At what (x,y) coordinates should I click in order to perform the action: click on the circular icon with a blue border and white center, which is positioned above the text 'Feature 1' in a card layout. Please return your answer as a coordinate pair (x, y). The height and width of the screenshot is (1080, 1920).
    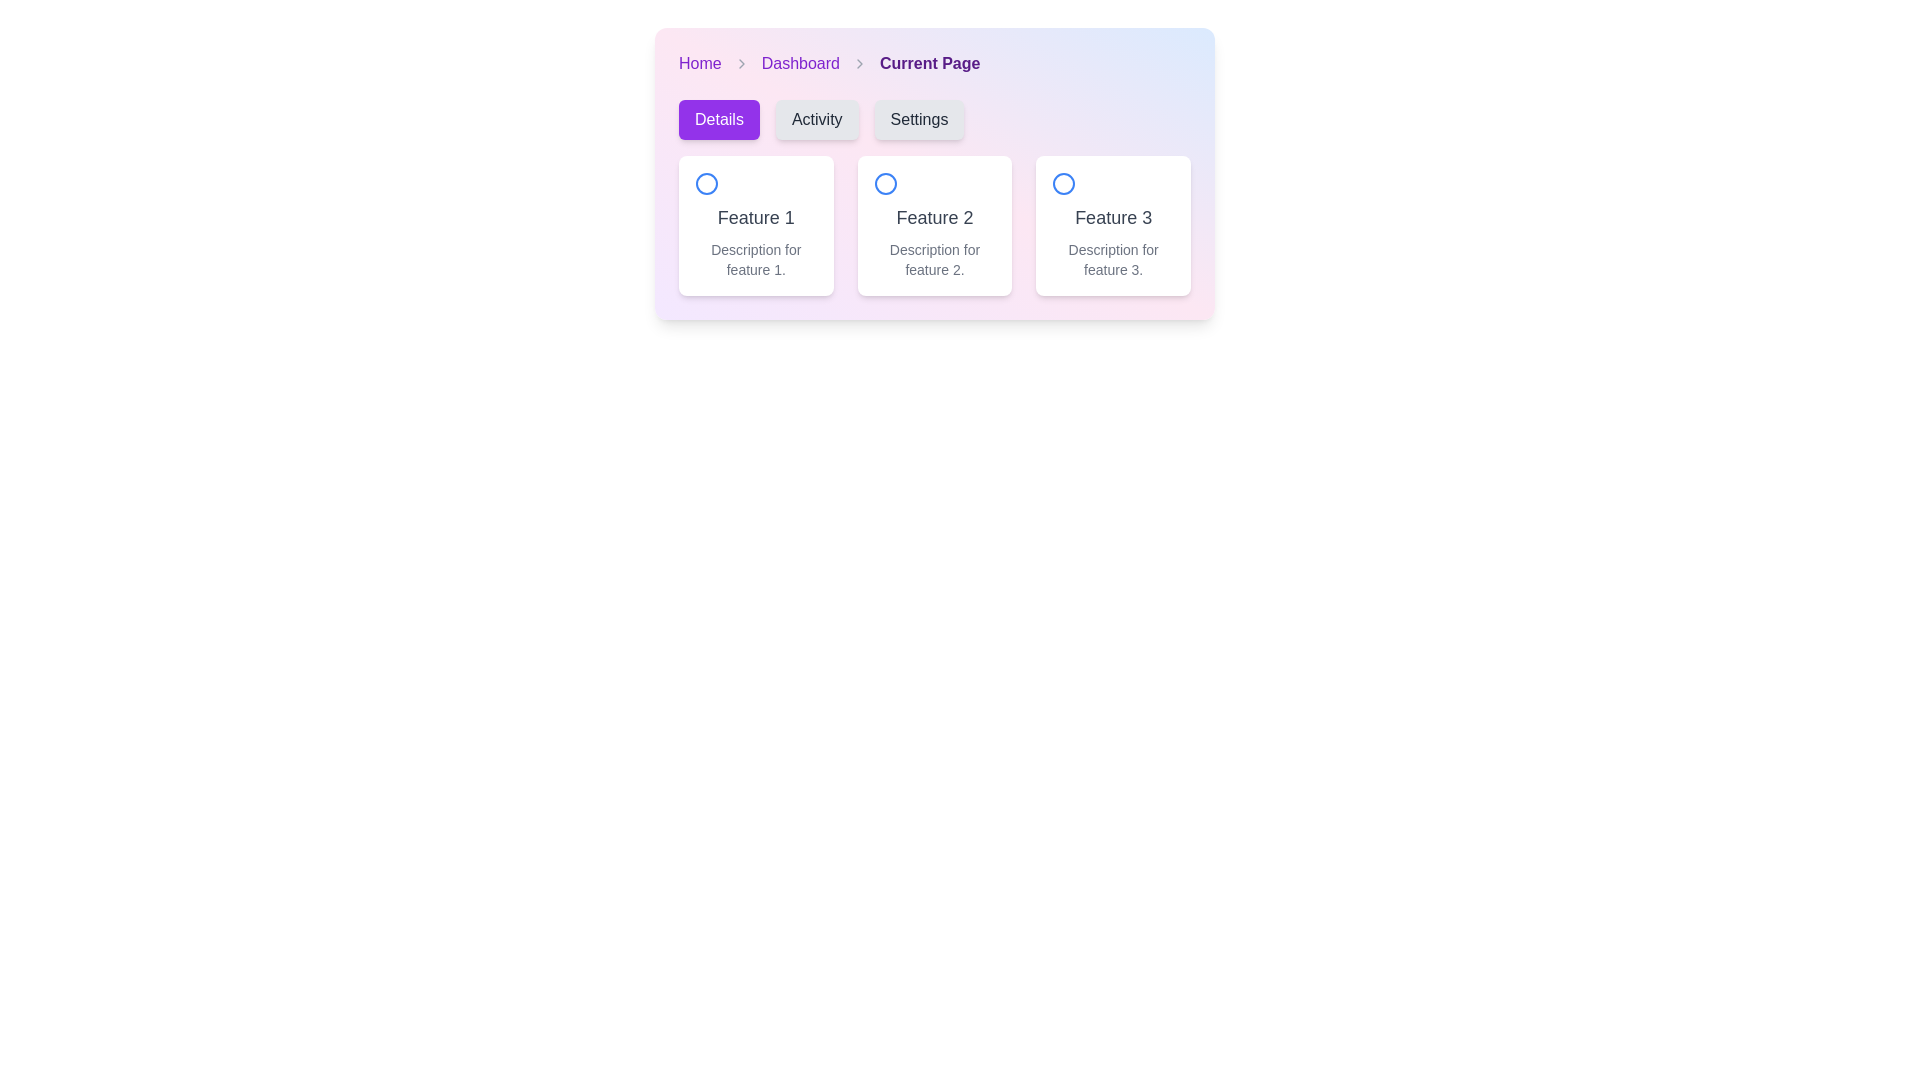
    Looking at the image, I should click on (706, 184).